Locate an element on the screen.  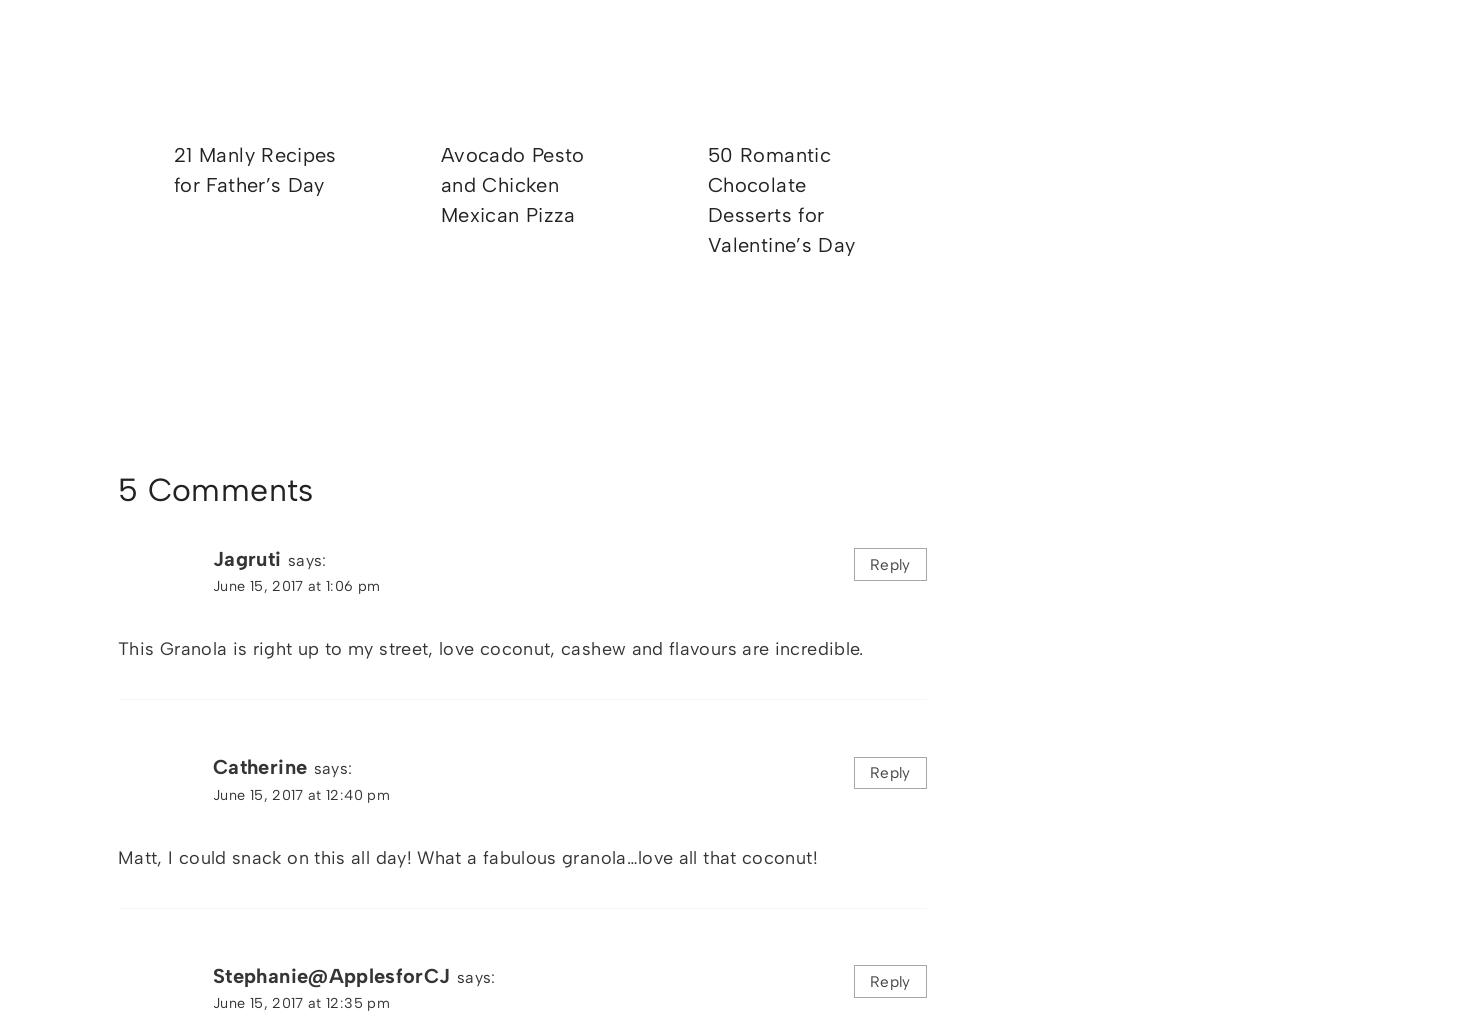
'June 15, 2017 at 1:06 pm' is located at coordinates (295, 585).